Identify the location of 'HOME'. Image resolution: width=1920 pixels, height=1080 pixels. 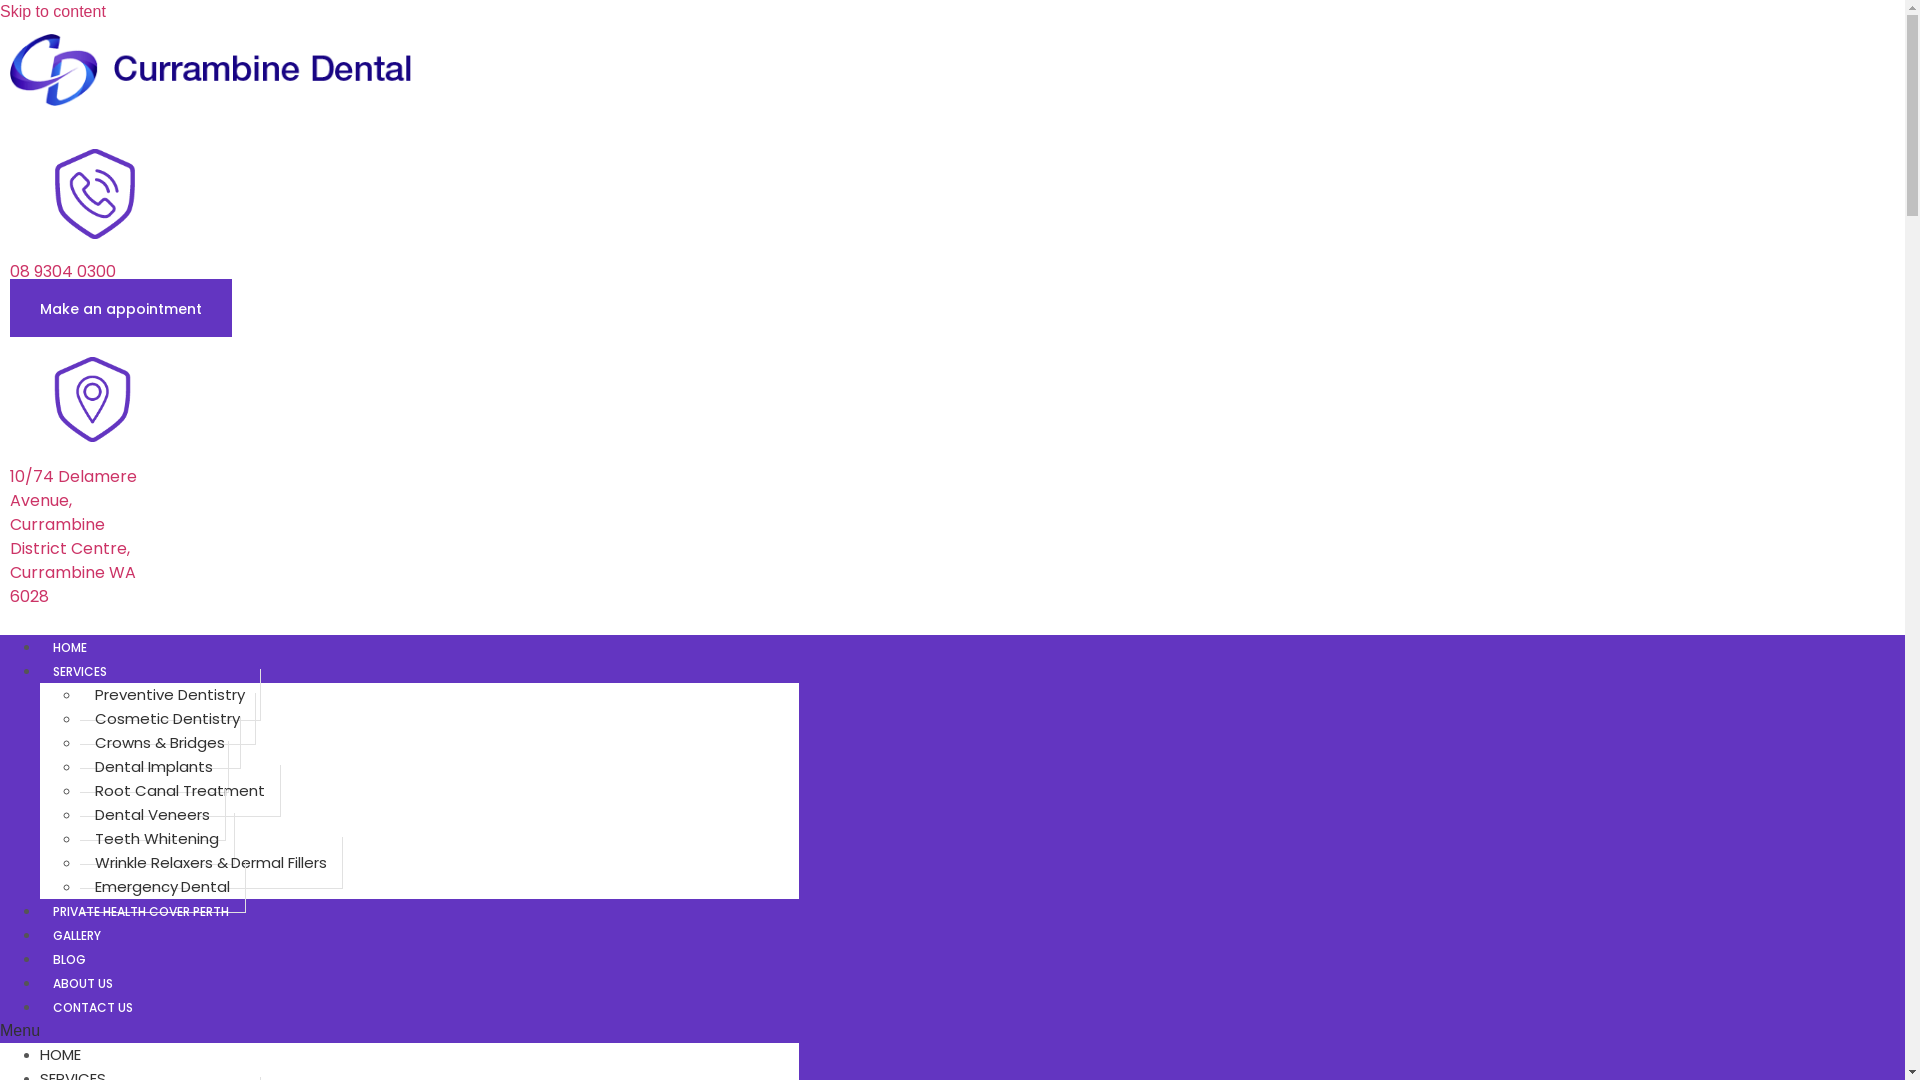
(70, 645).